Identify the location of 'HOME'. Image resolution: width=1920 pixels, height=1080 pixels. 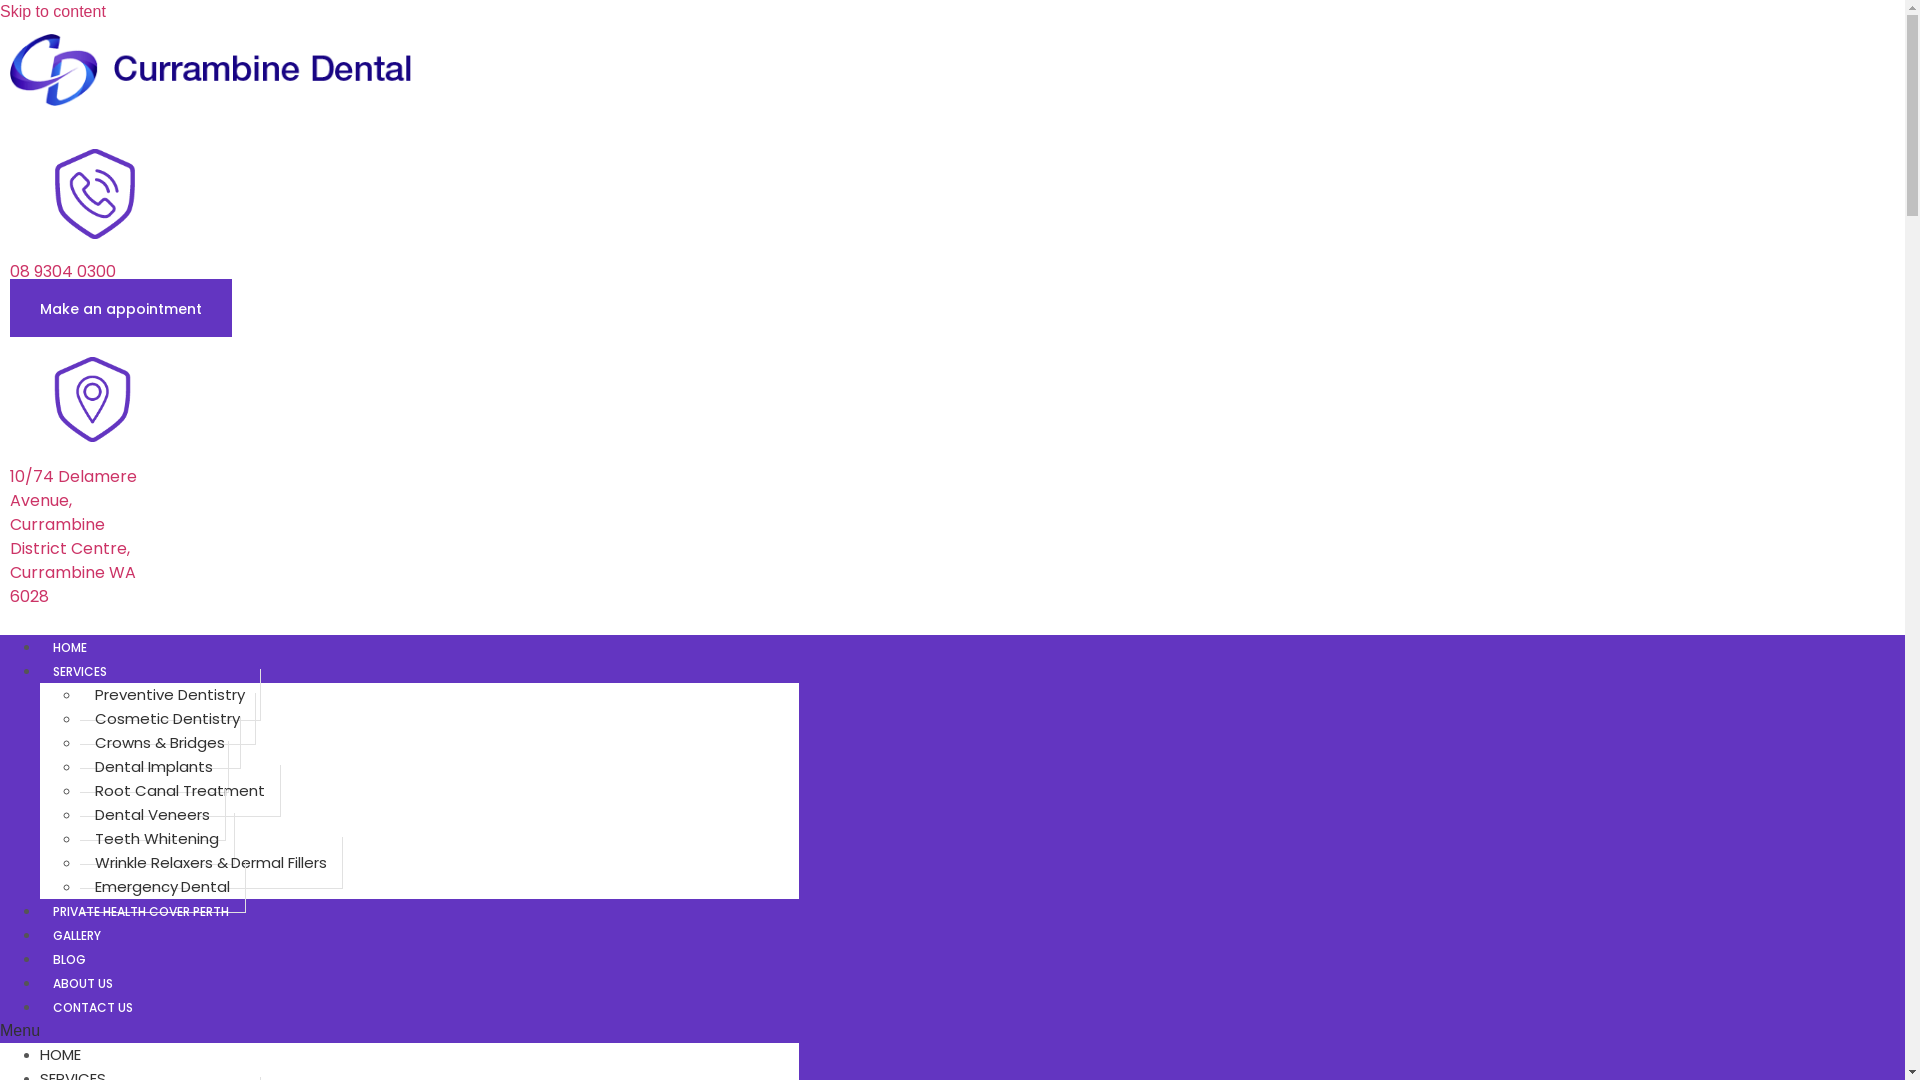
(70, 645).